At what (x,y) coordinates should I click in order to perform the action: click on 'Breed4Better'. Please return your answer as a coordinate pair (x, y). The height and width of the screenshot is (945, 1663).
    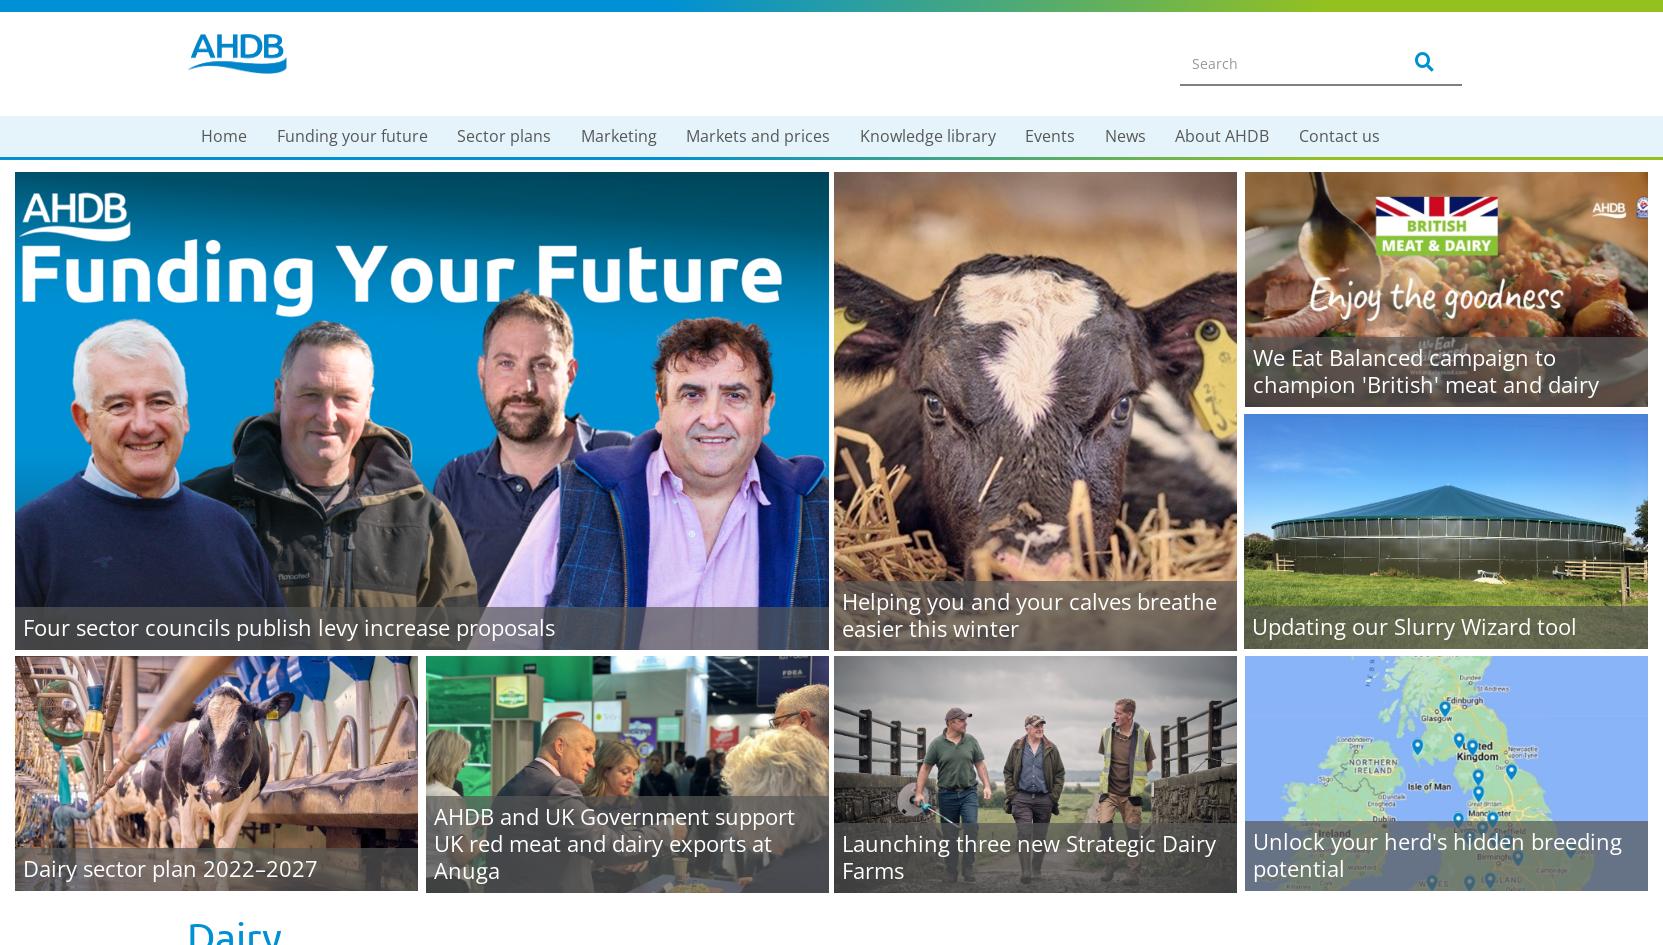
    Looking at the image, I should click on (270, 904).